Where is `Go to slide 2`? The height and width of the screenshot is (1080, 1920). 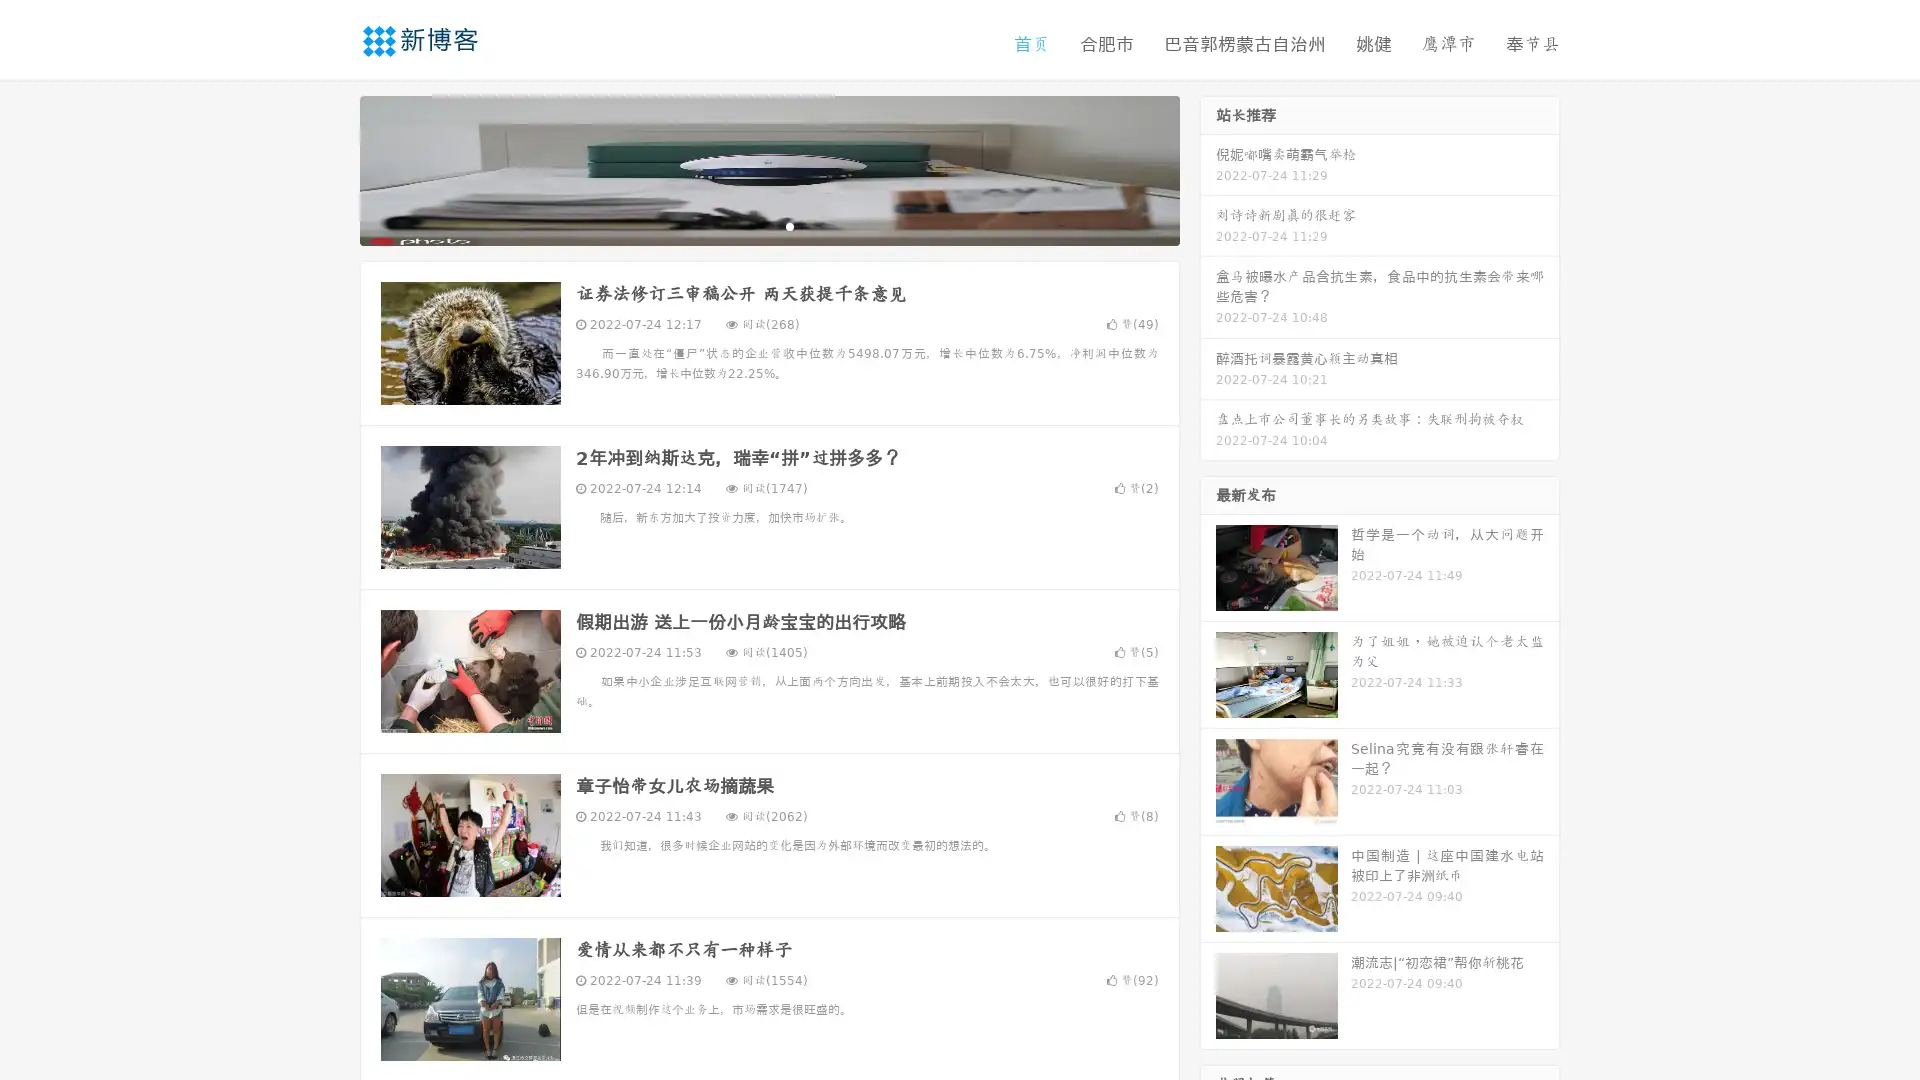
Go to slide 2 is located at coordinates (768, 225).